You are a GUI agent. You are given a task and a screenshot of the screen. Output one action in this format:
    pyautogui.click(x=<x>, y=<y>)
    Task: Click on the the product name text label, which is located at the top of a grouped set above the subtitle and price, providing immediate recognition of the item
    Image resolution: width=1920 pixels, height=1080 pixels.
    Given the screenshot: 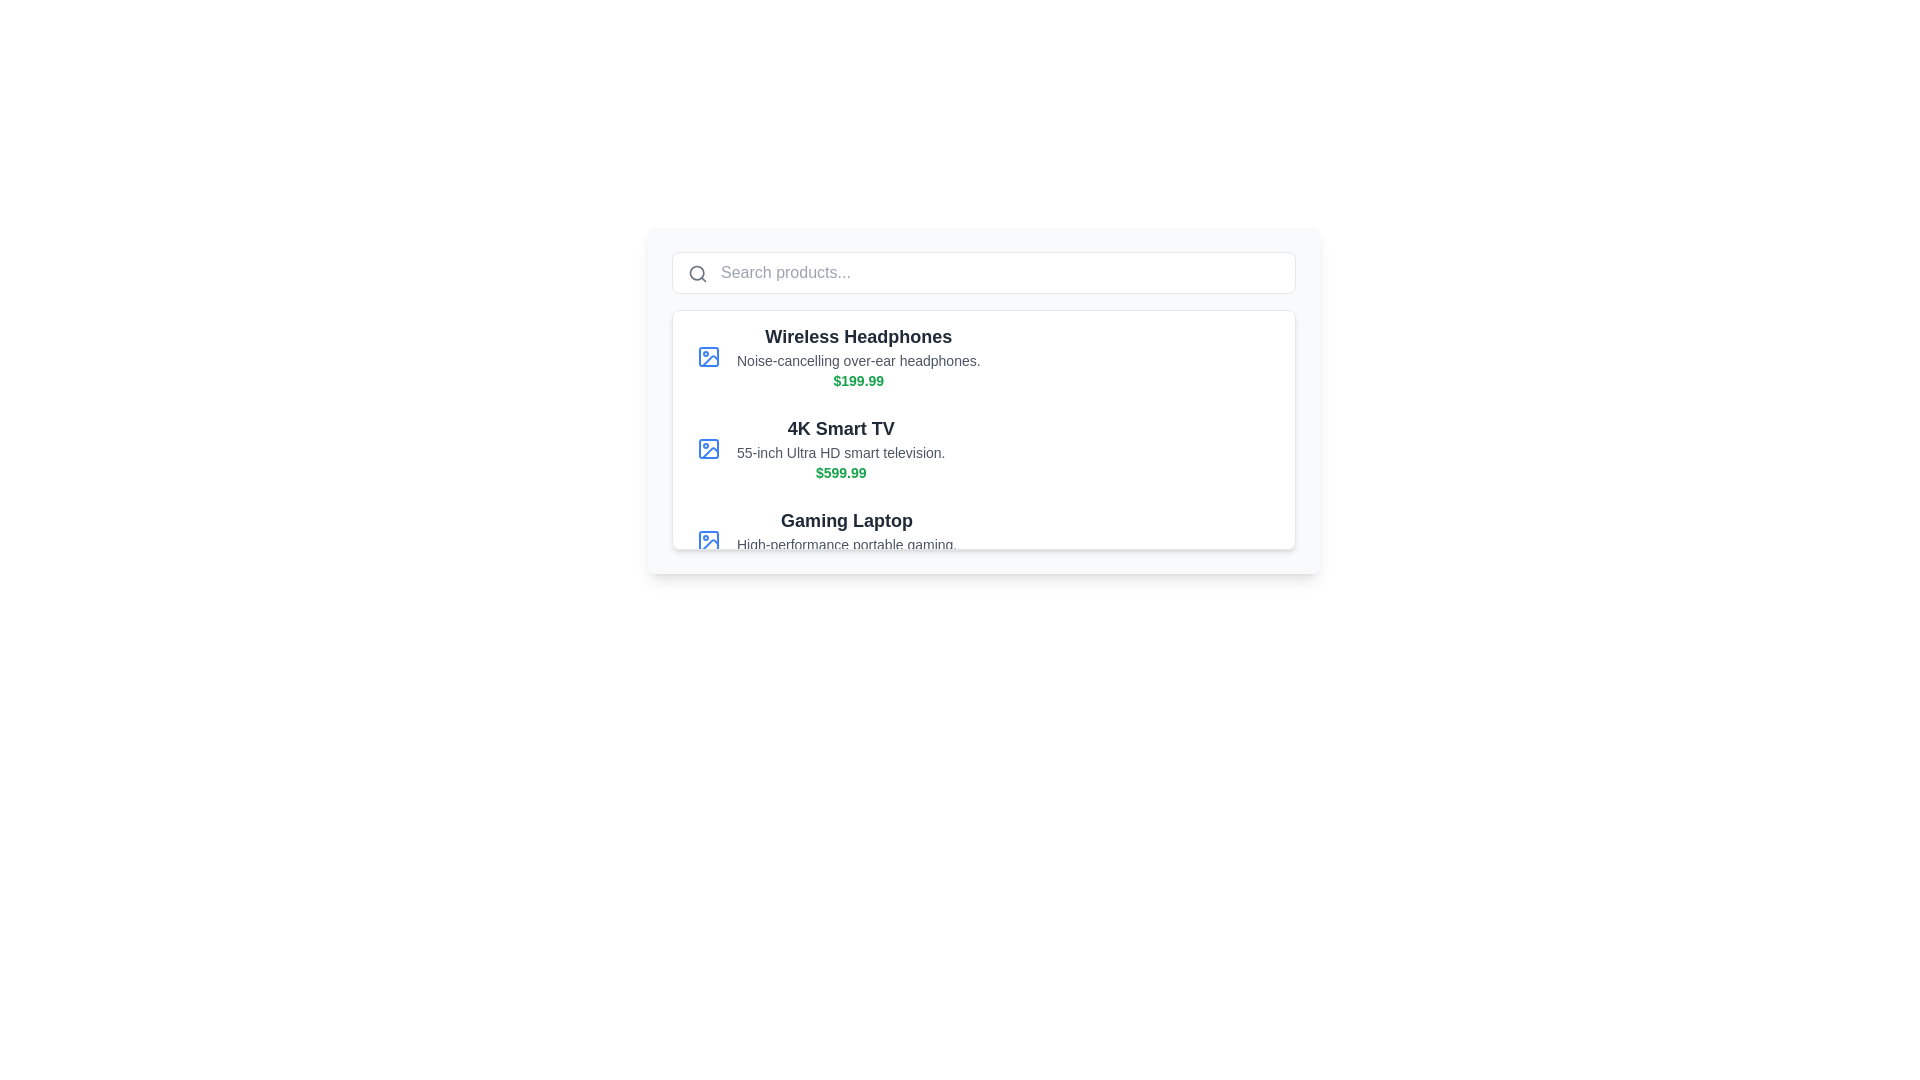 What is the action you would take?
    pyautogui.click(x=858, y=335)
    